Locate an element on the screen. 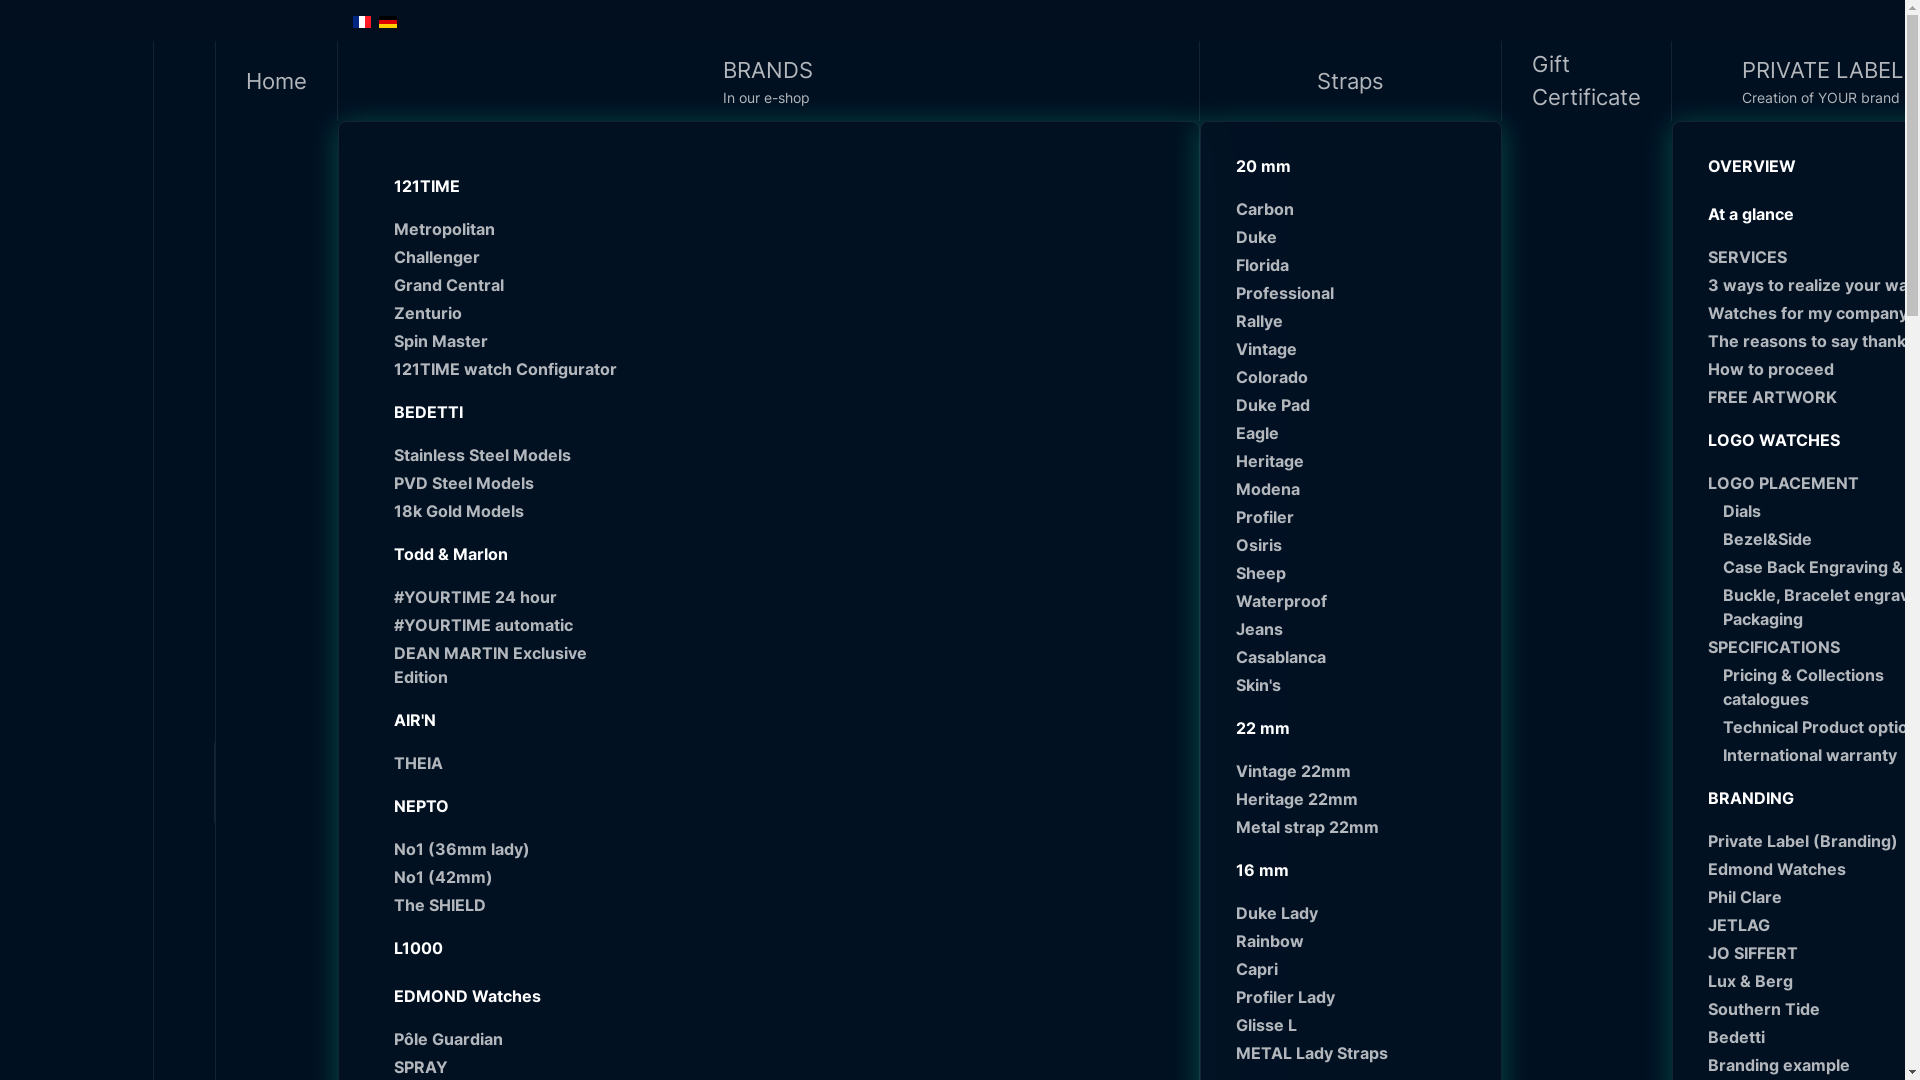  'No1 (42mm)' is located at coordinates (506, 875).